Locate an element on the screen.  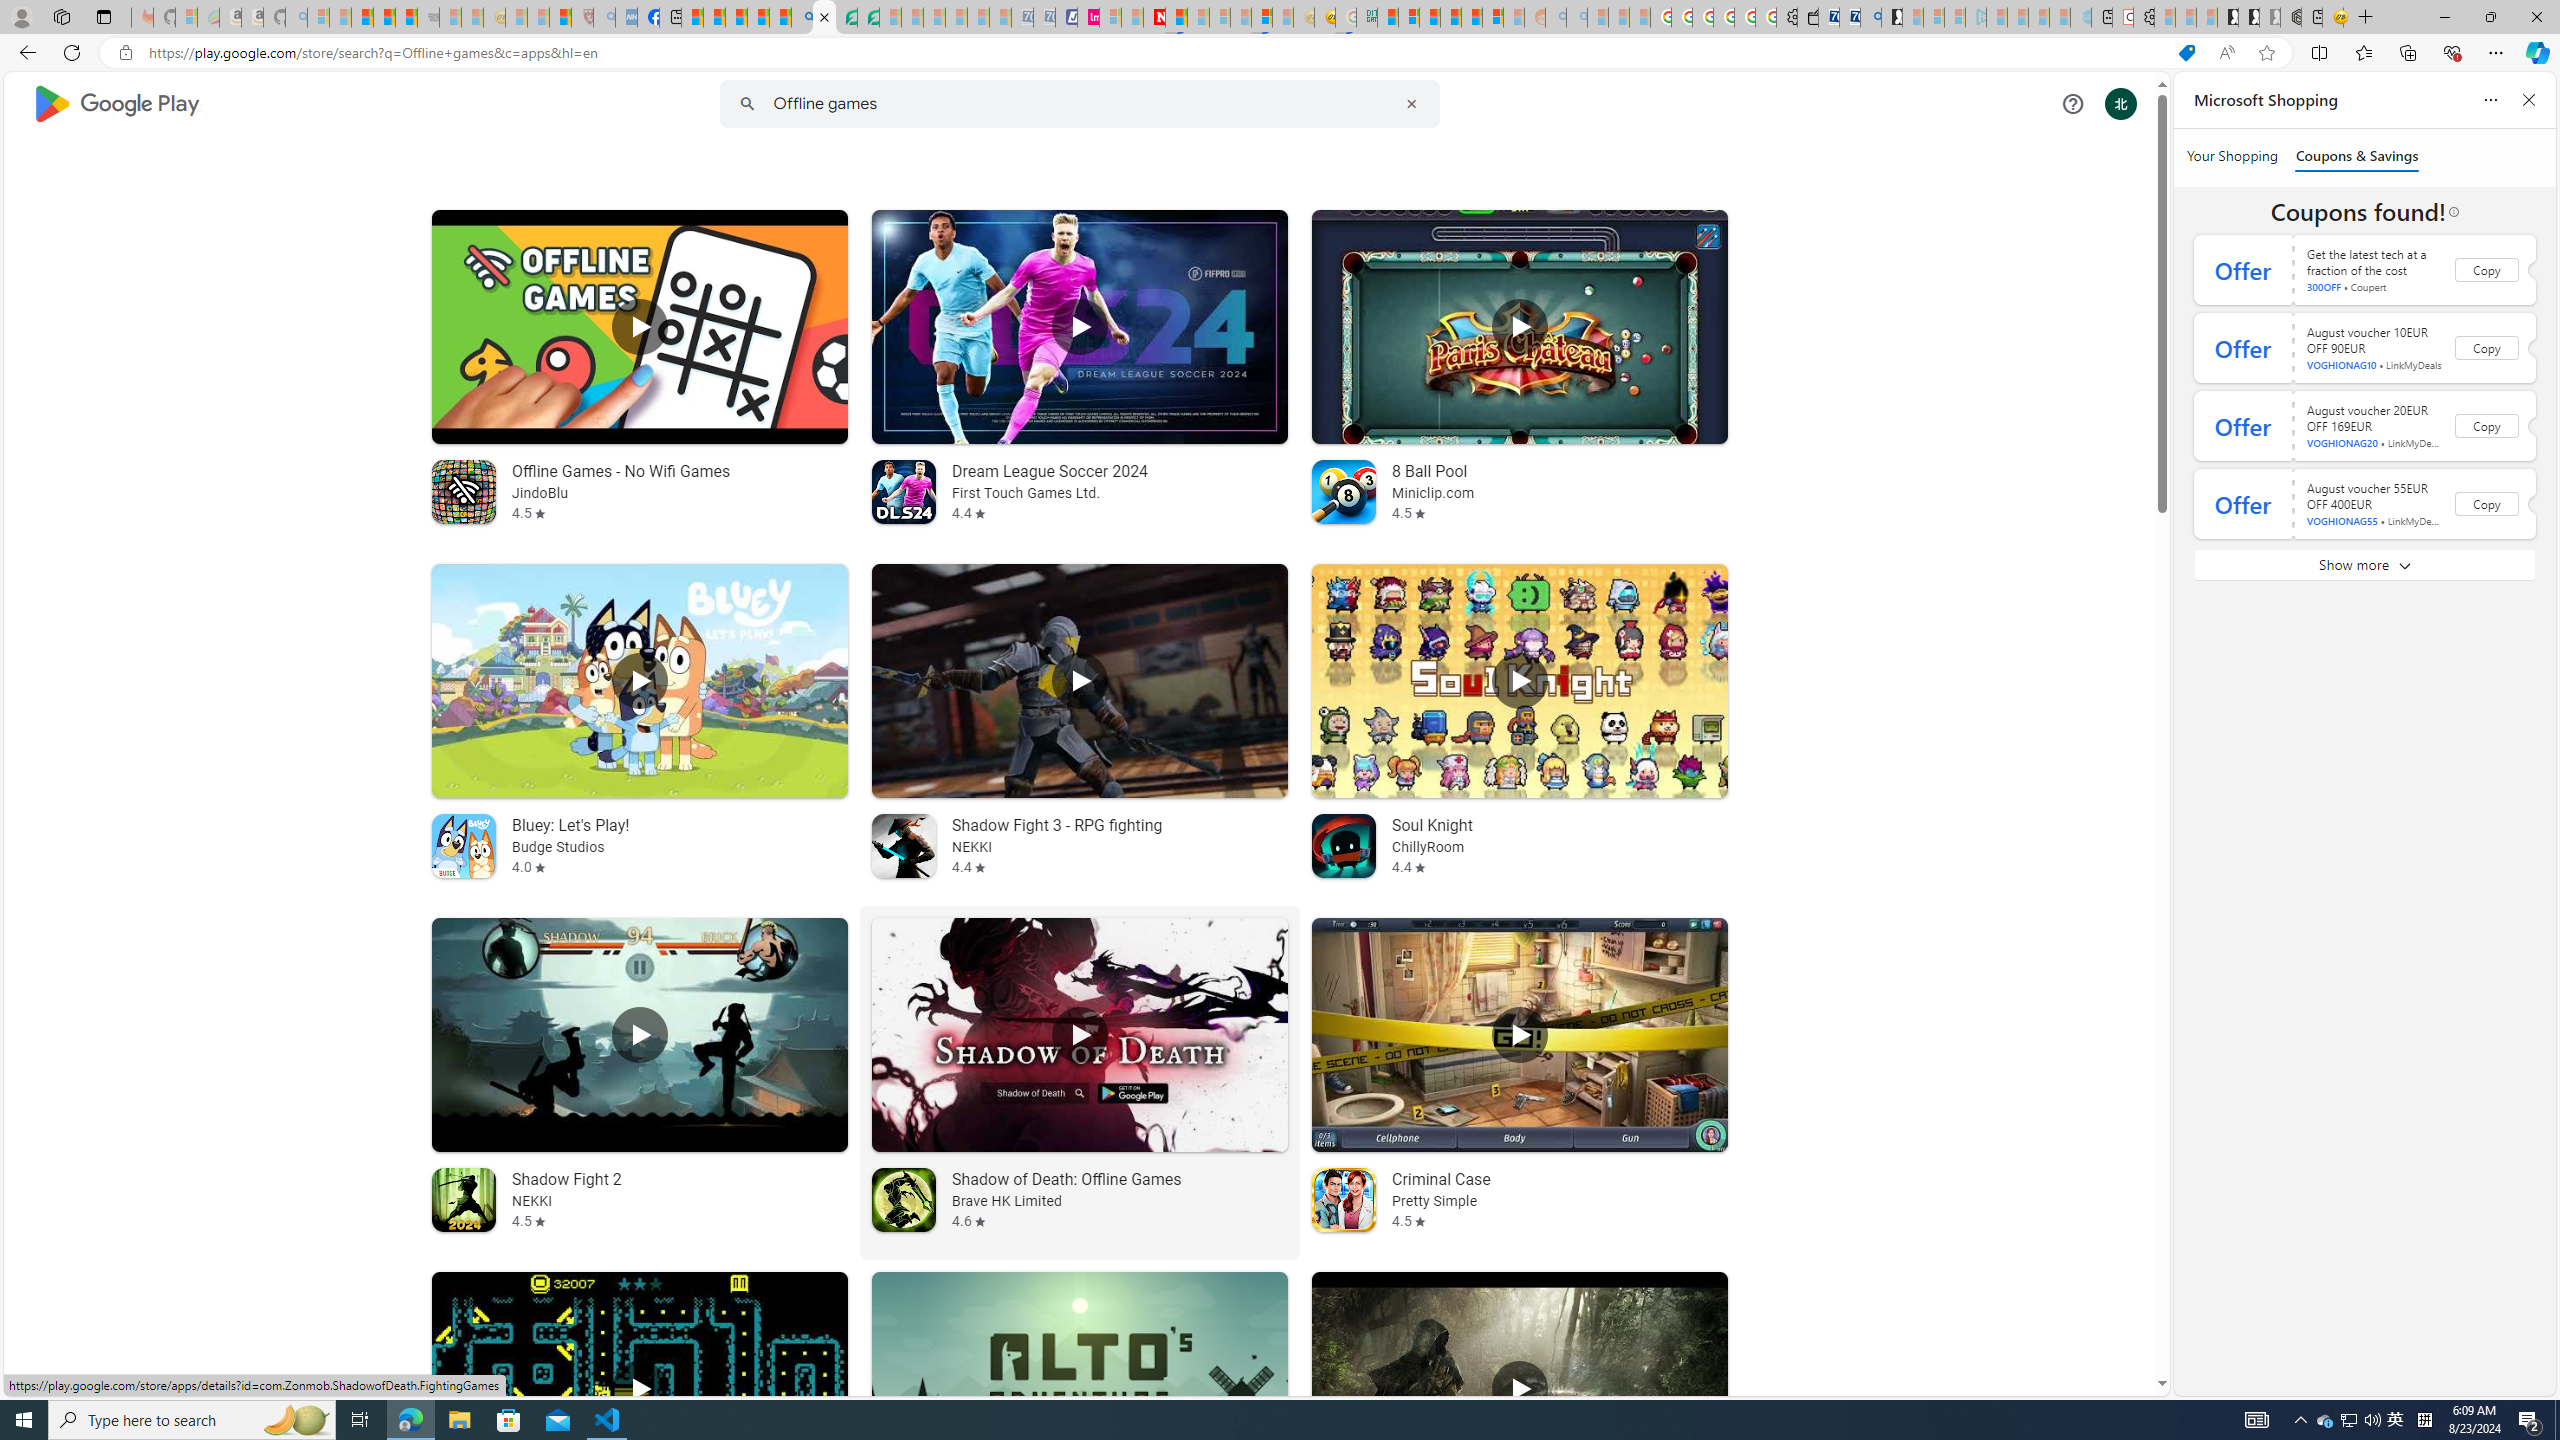
'New Report Confirms 2023 Was Record Hot | Watch' is located at coordinates (404, 16).